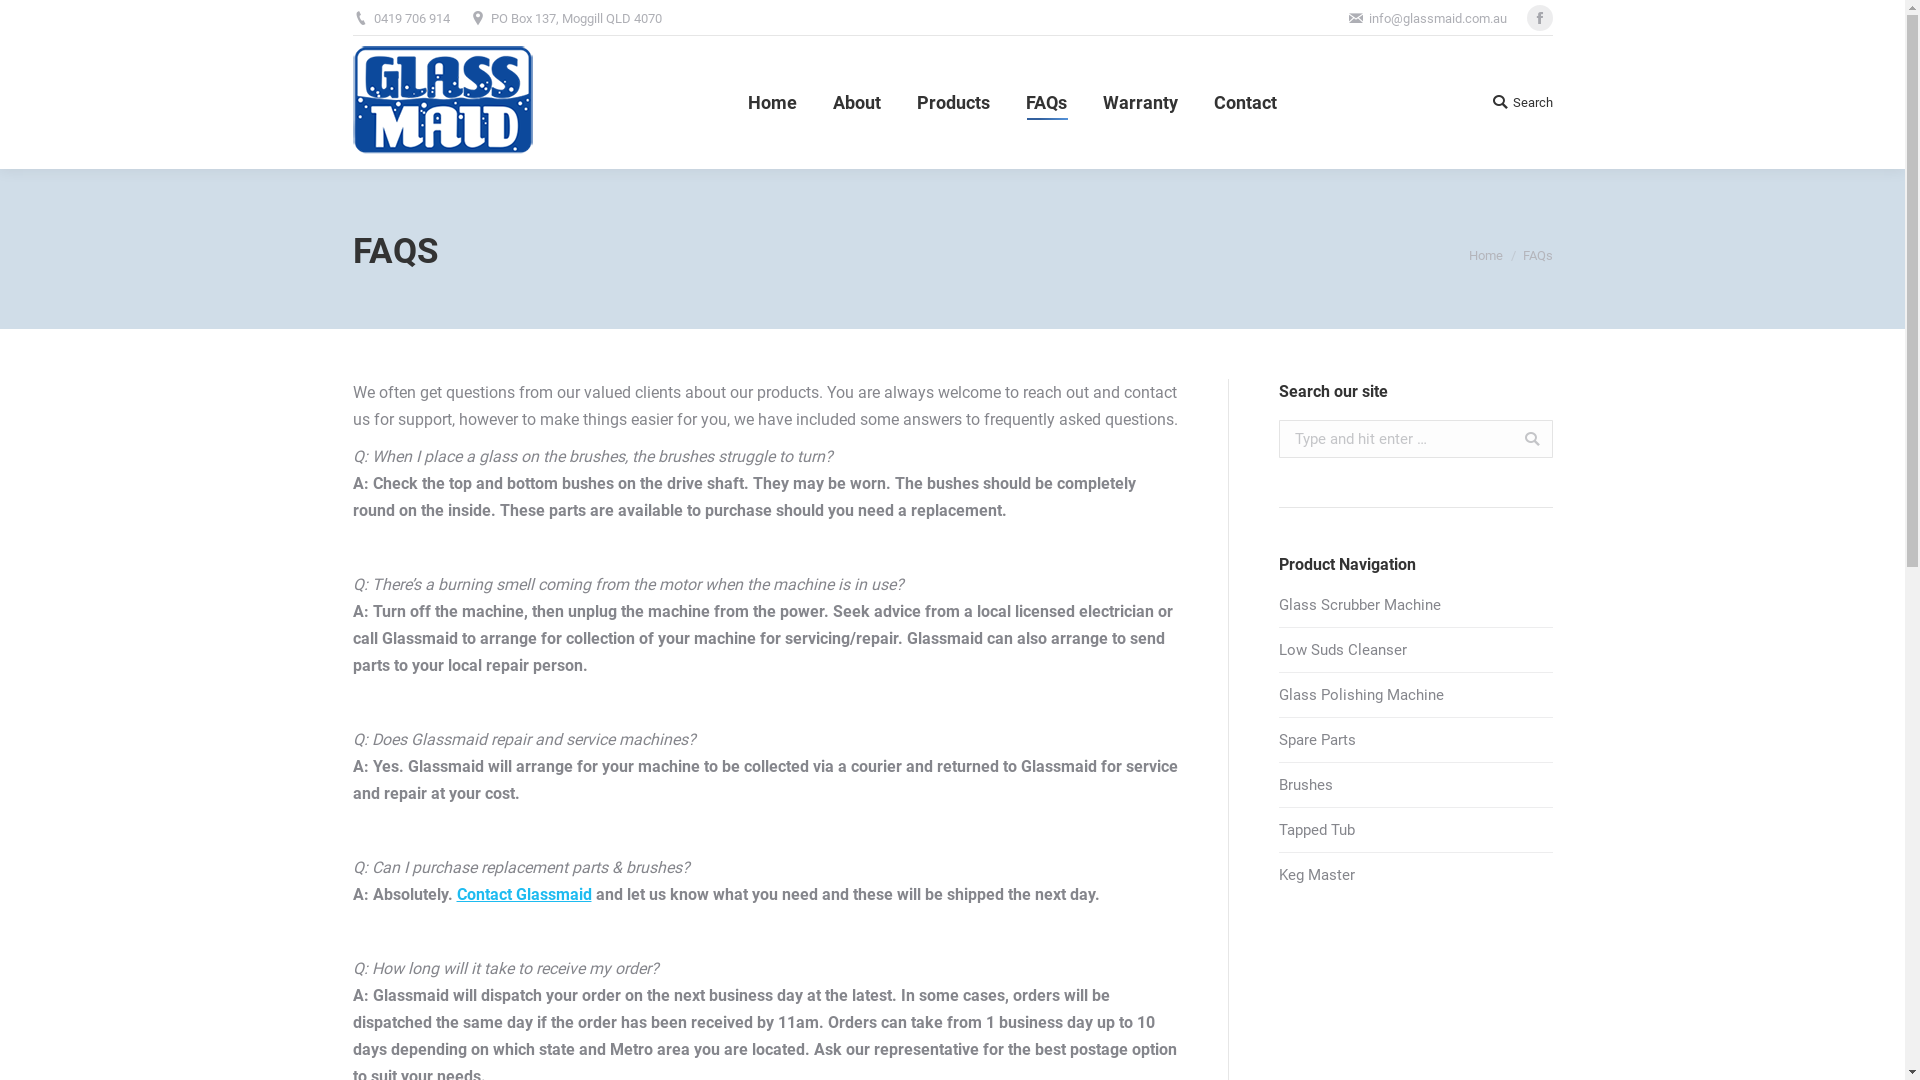 Image resolution: width=1920 pixels, height=1080 pixels. What do you see at coordinates (911, 102) in the screenshot?
I see `'Products'` at bounding box center [911, 102].